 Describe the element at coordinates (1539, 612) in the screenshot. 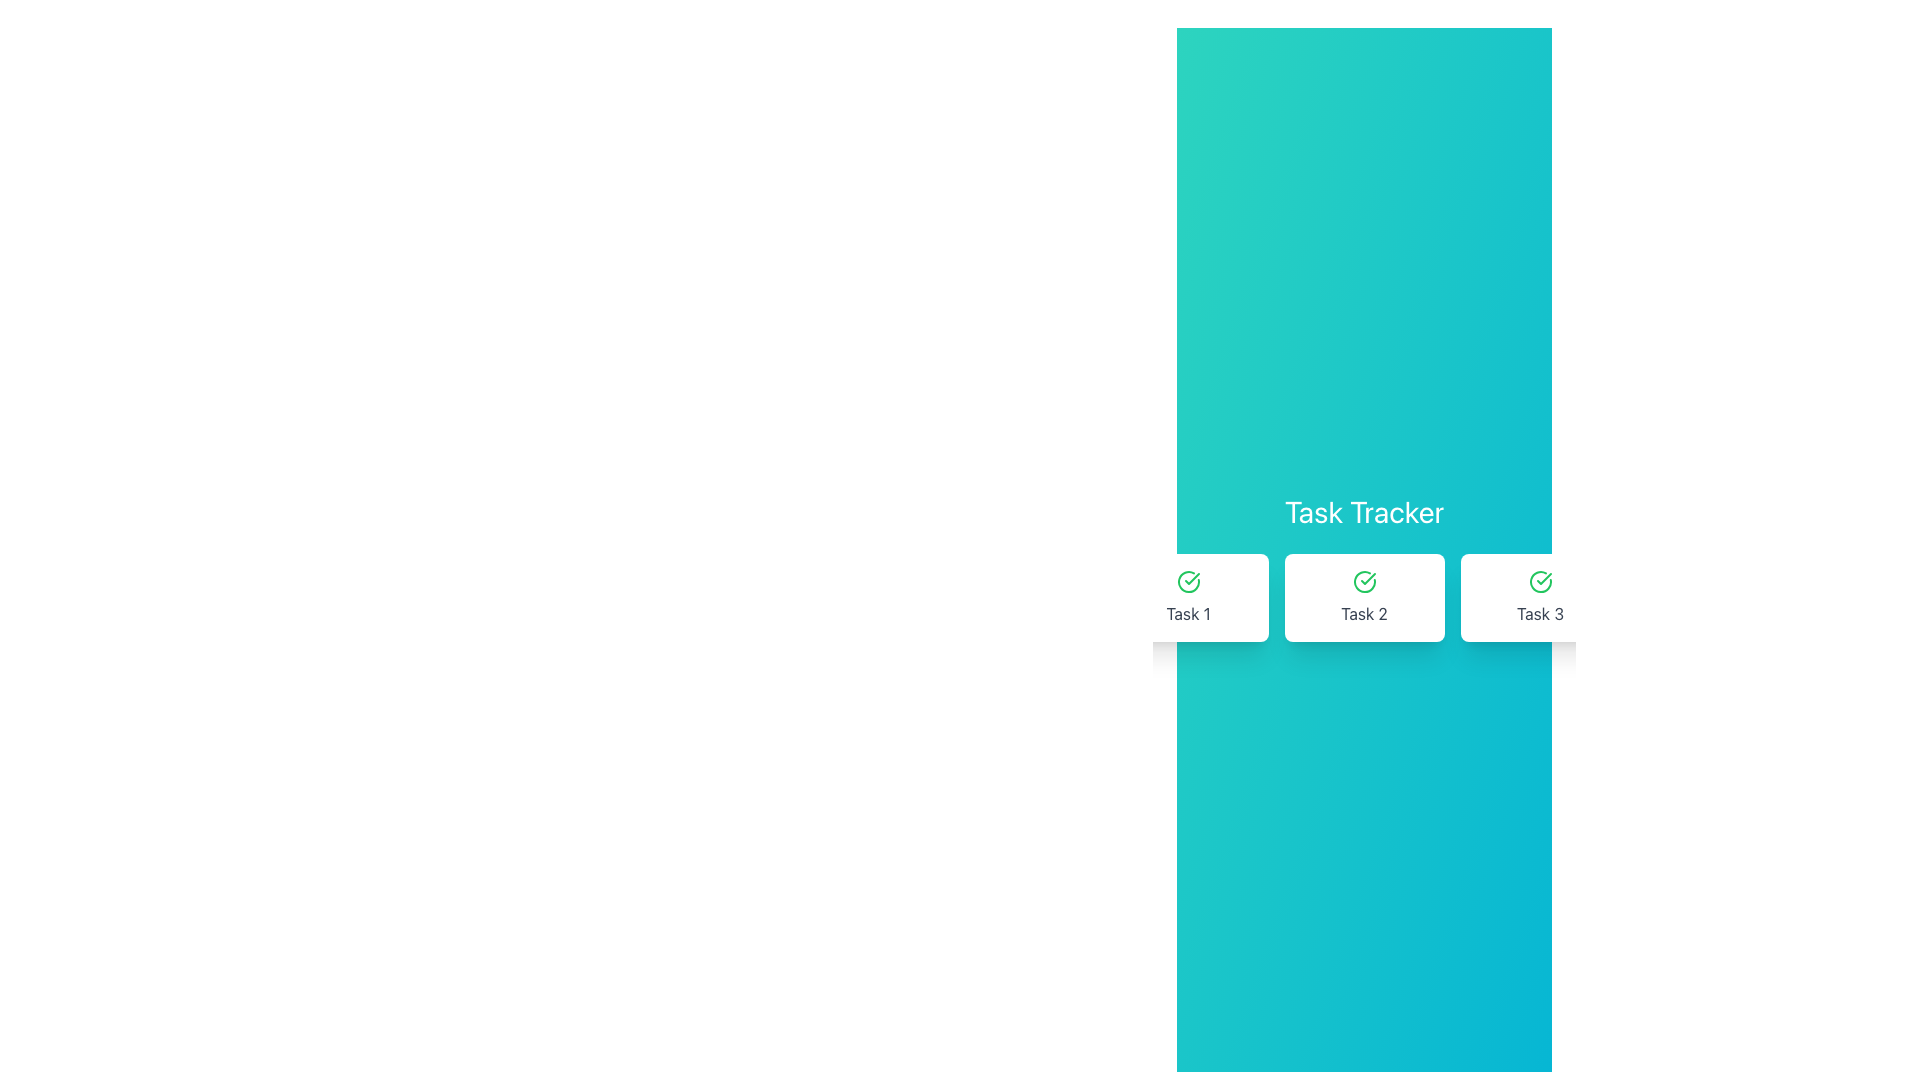

I see `the 'Task 3' text label, which is styled in dark gray and located under a green checkmark icon within the third card of the 'Task Tracker' section` at that location.